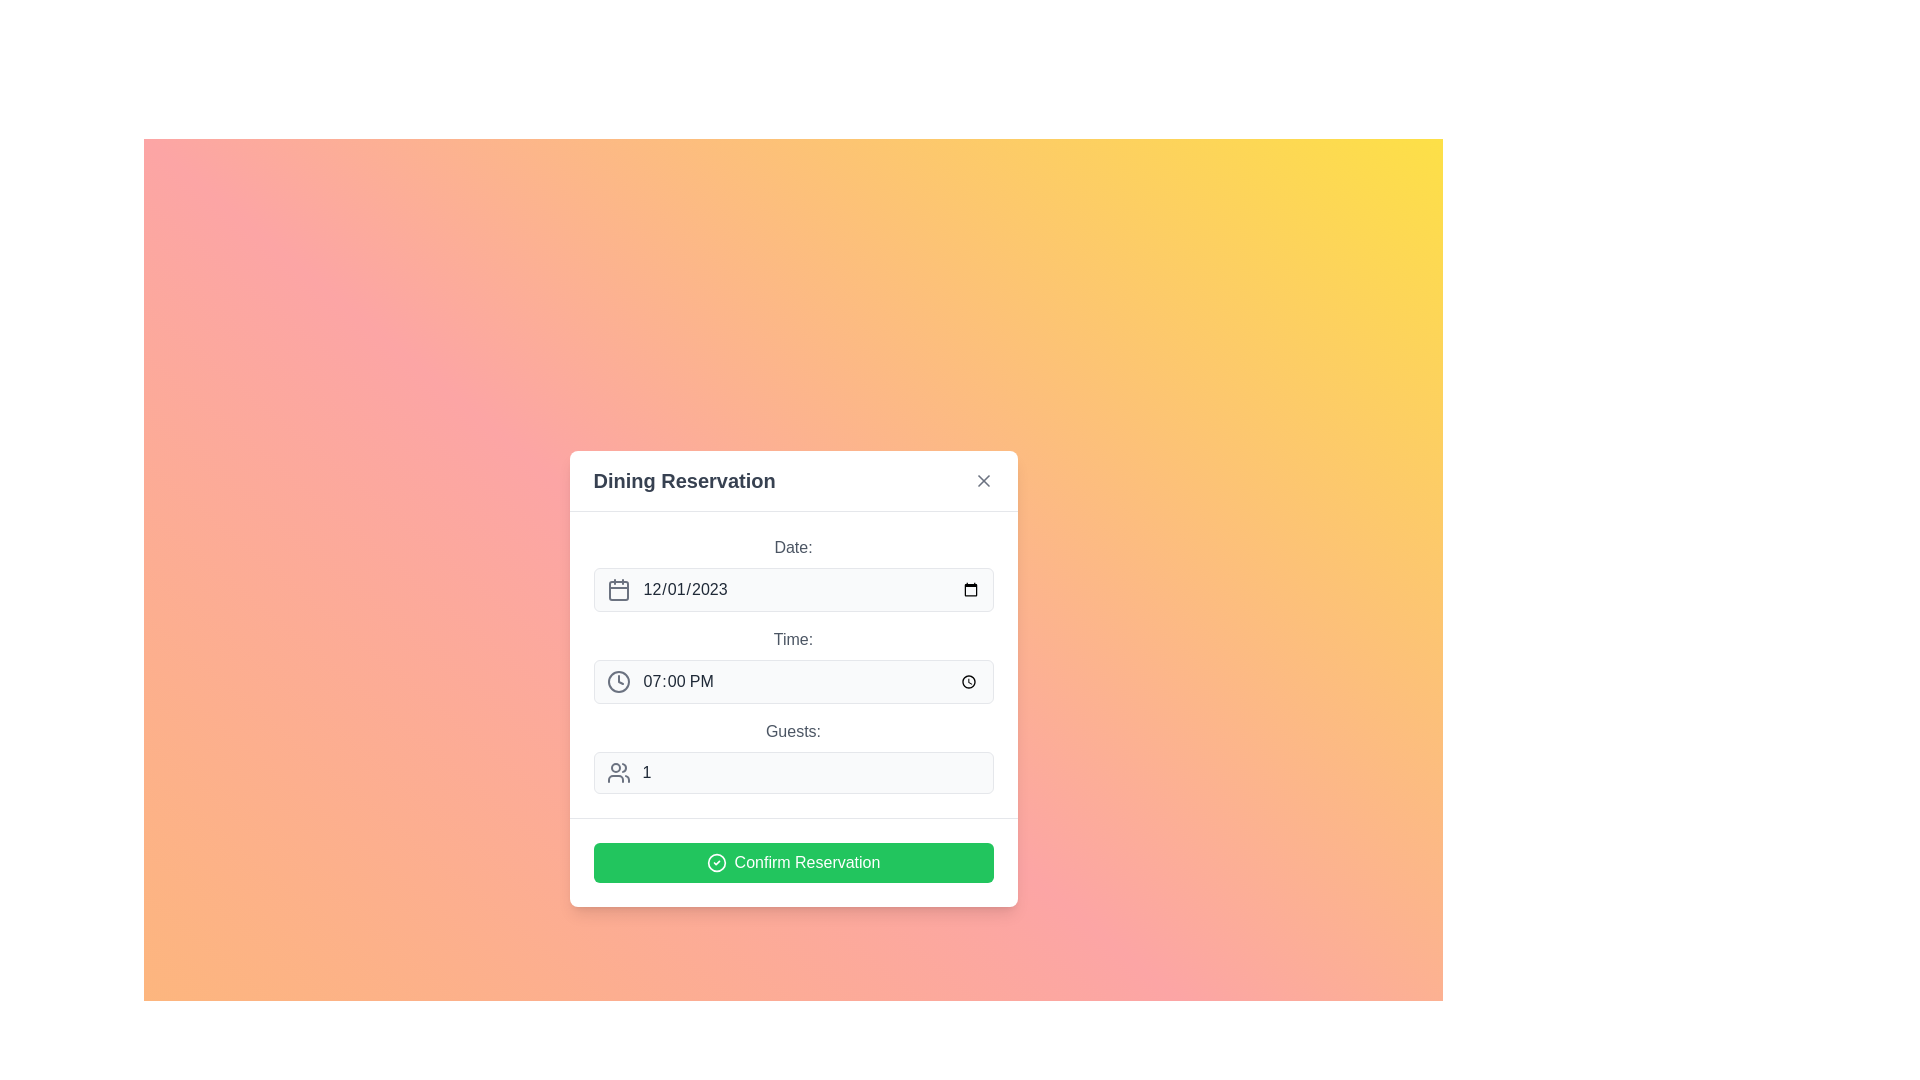  Describe the element at coordinates (617, 589) in the screenshot. I see `the gray calendar icon with a square outline and curved edges, which is positioned to the left of the date input box` at that location.